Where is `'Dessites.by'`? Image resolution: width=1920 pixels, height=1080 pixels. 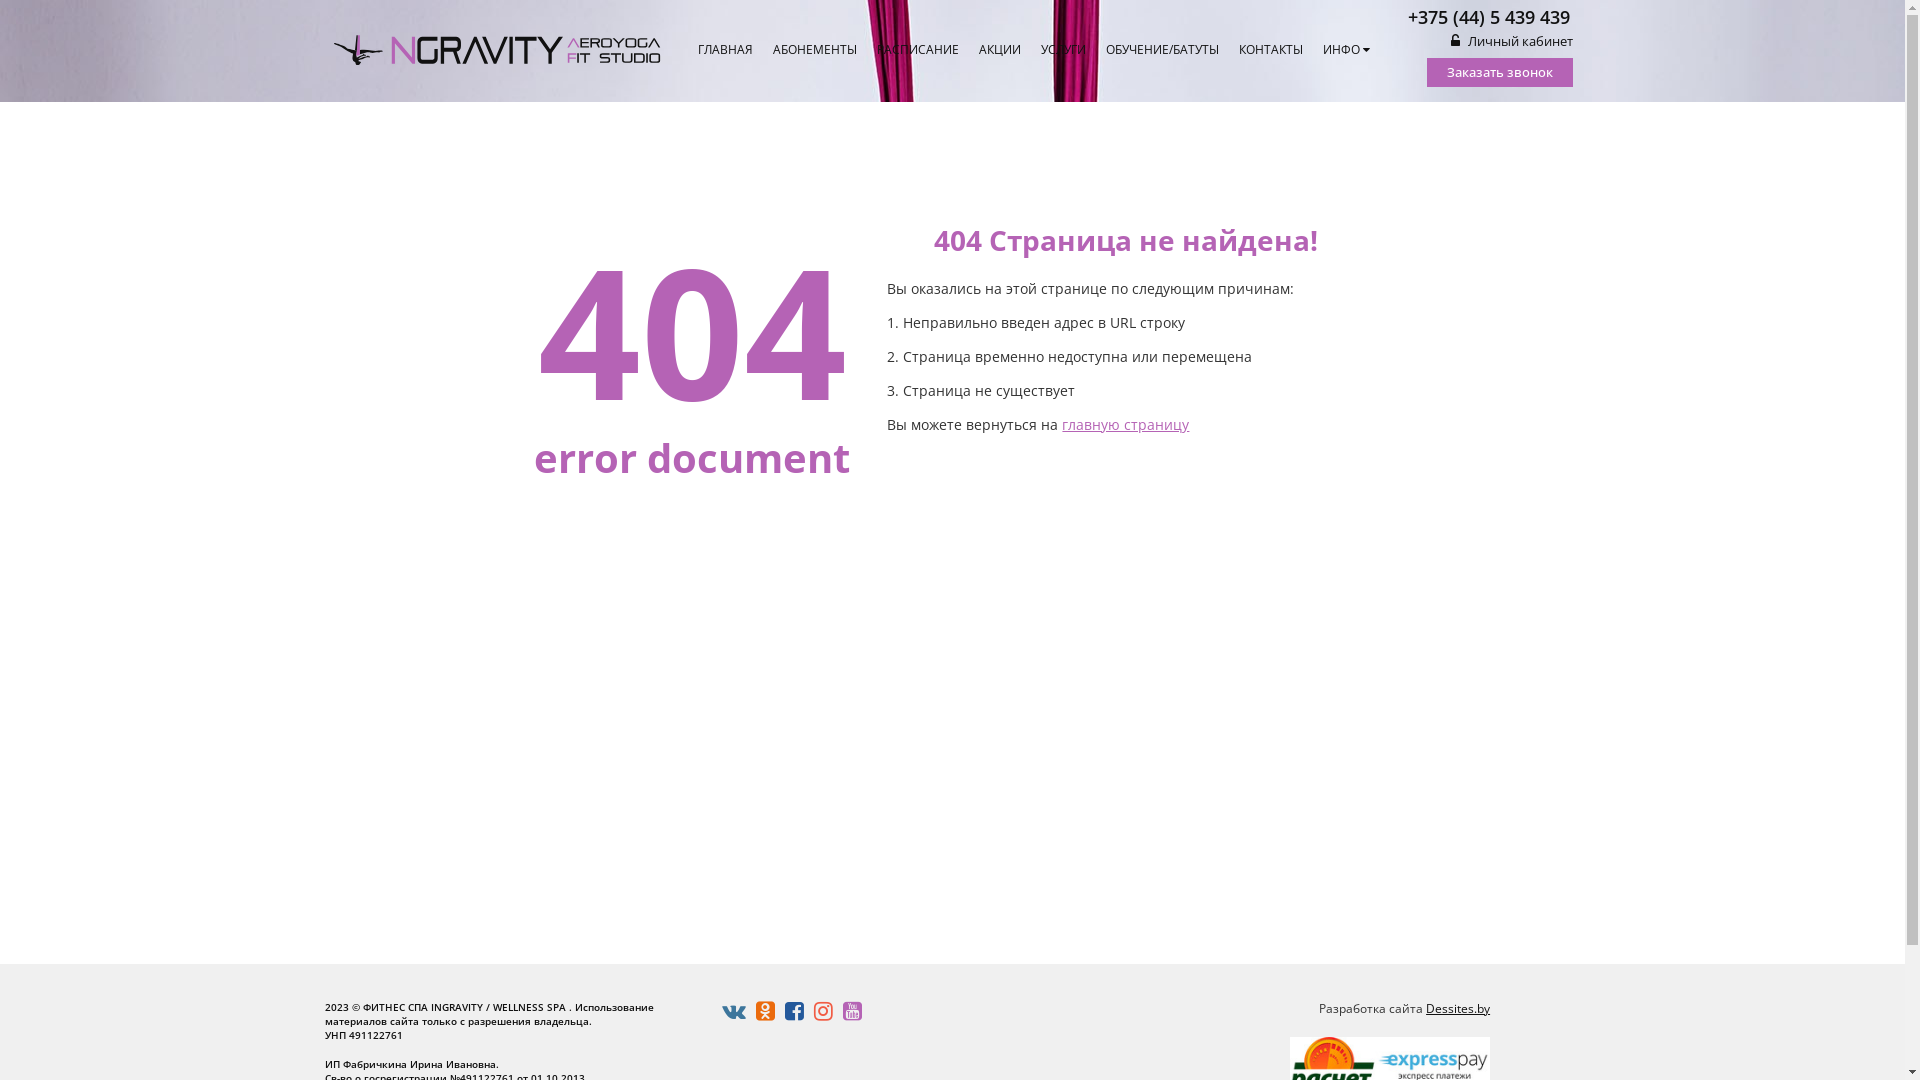 'Dessites.by' is located at coordinates (1458, 1008).